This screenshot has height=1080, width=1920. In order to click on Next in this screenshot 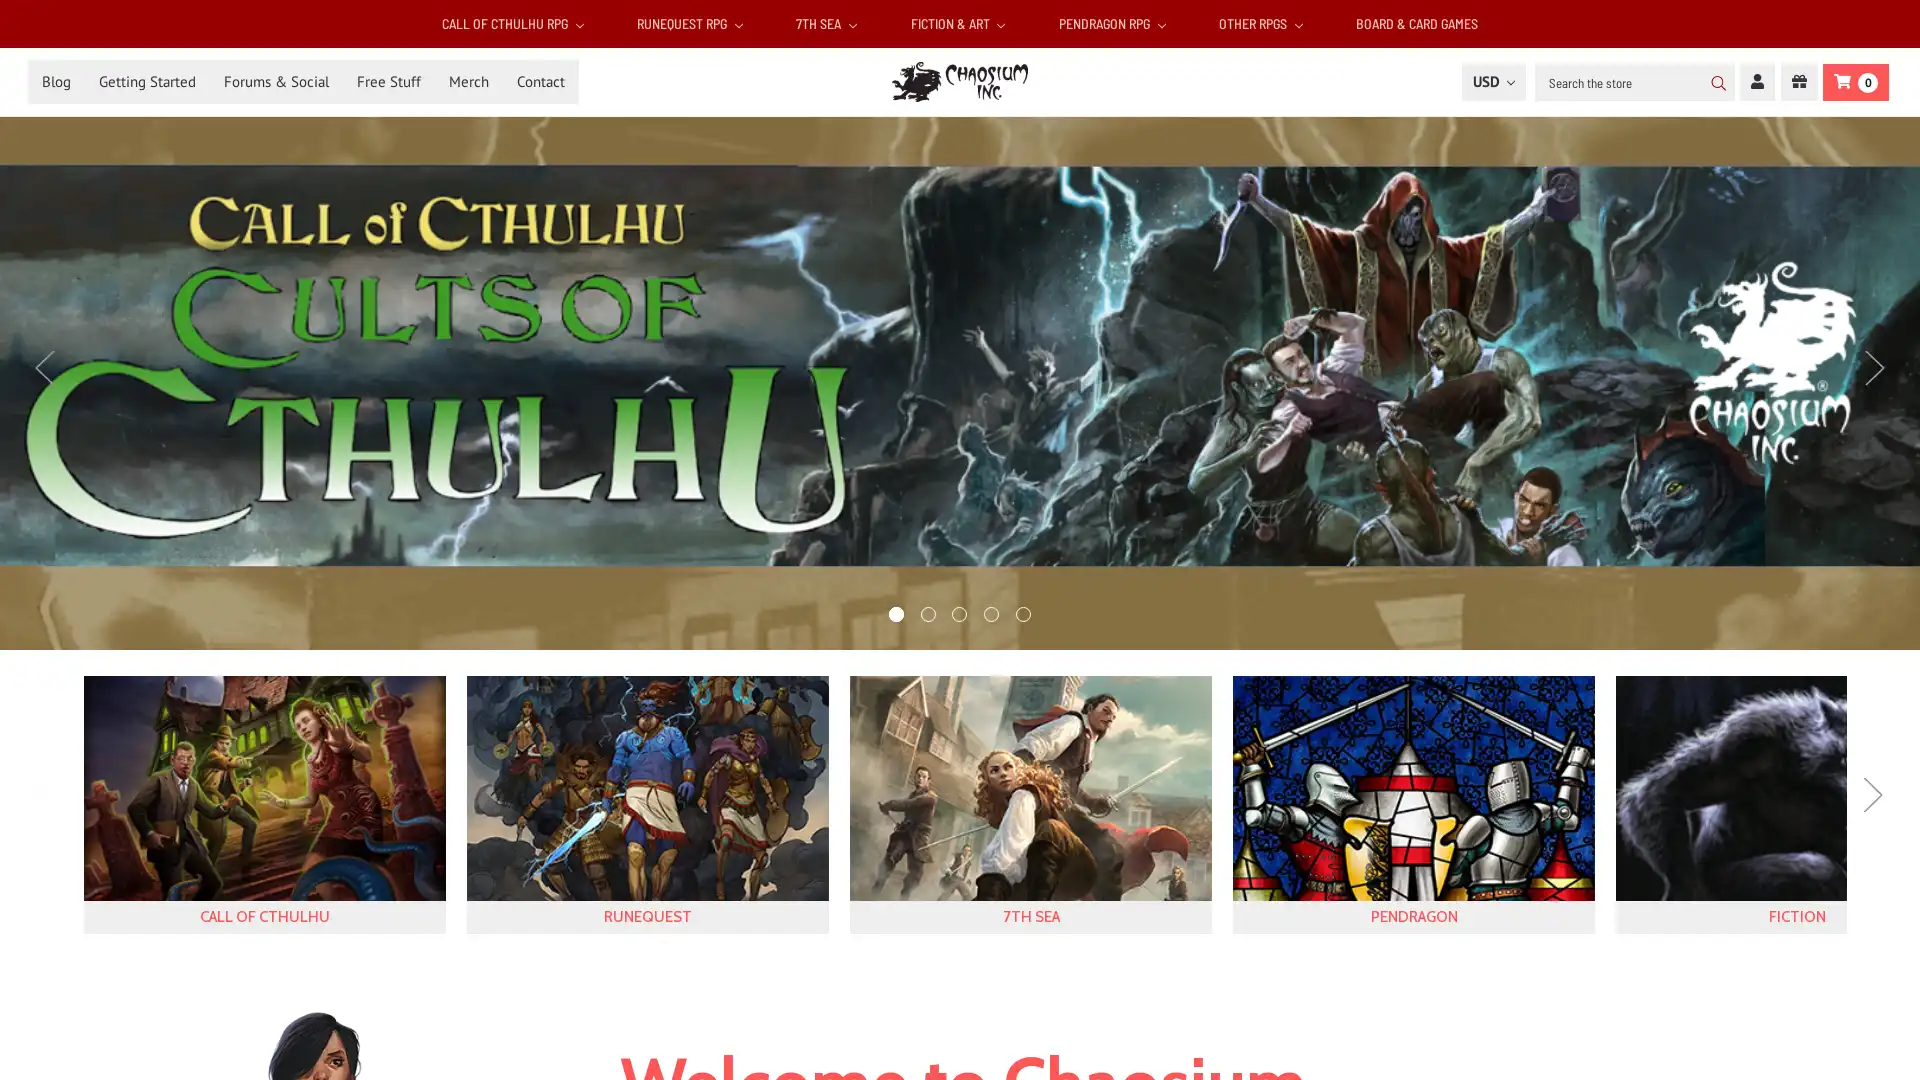, I will do `click(1871, 813)`.